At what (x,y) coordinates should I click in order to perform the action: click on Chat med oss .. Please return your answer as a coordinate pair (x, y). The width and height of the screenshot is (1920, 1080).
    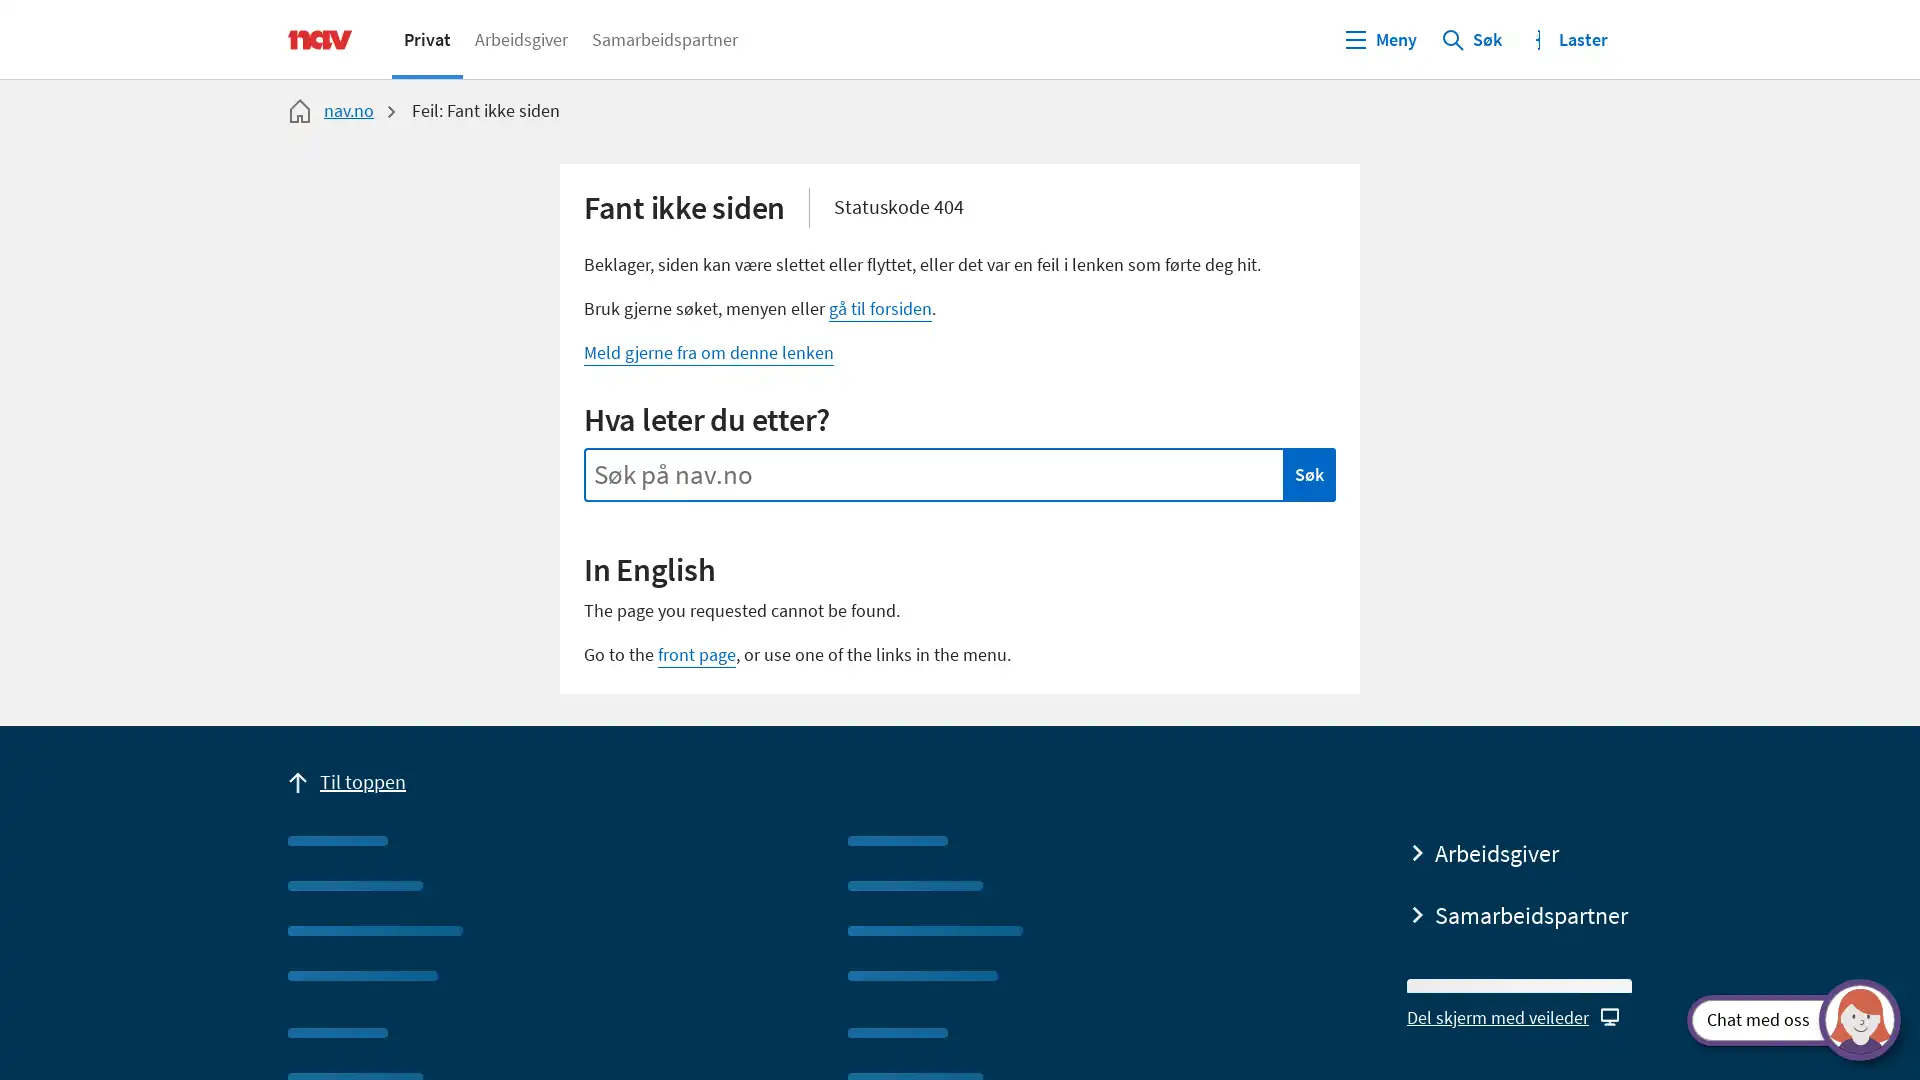
    Looking at the image, I should click on (1776, 1019).